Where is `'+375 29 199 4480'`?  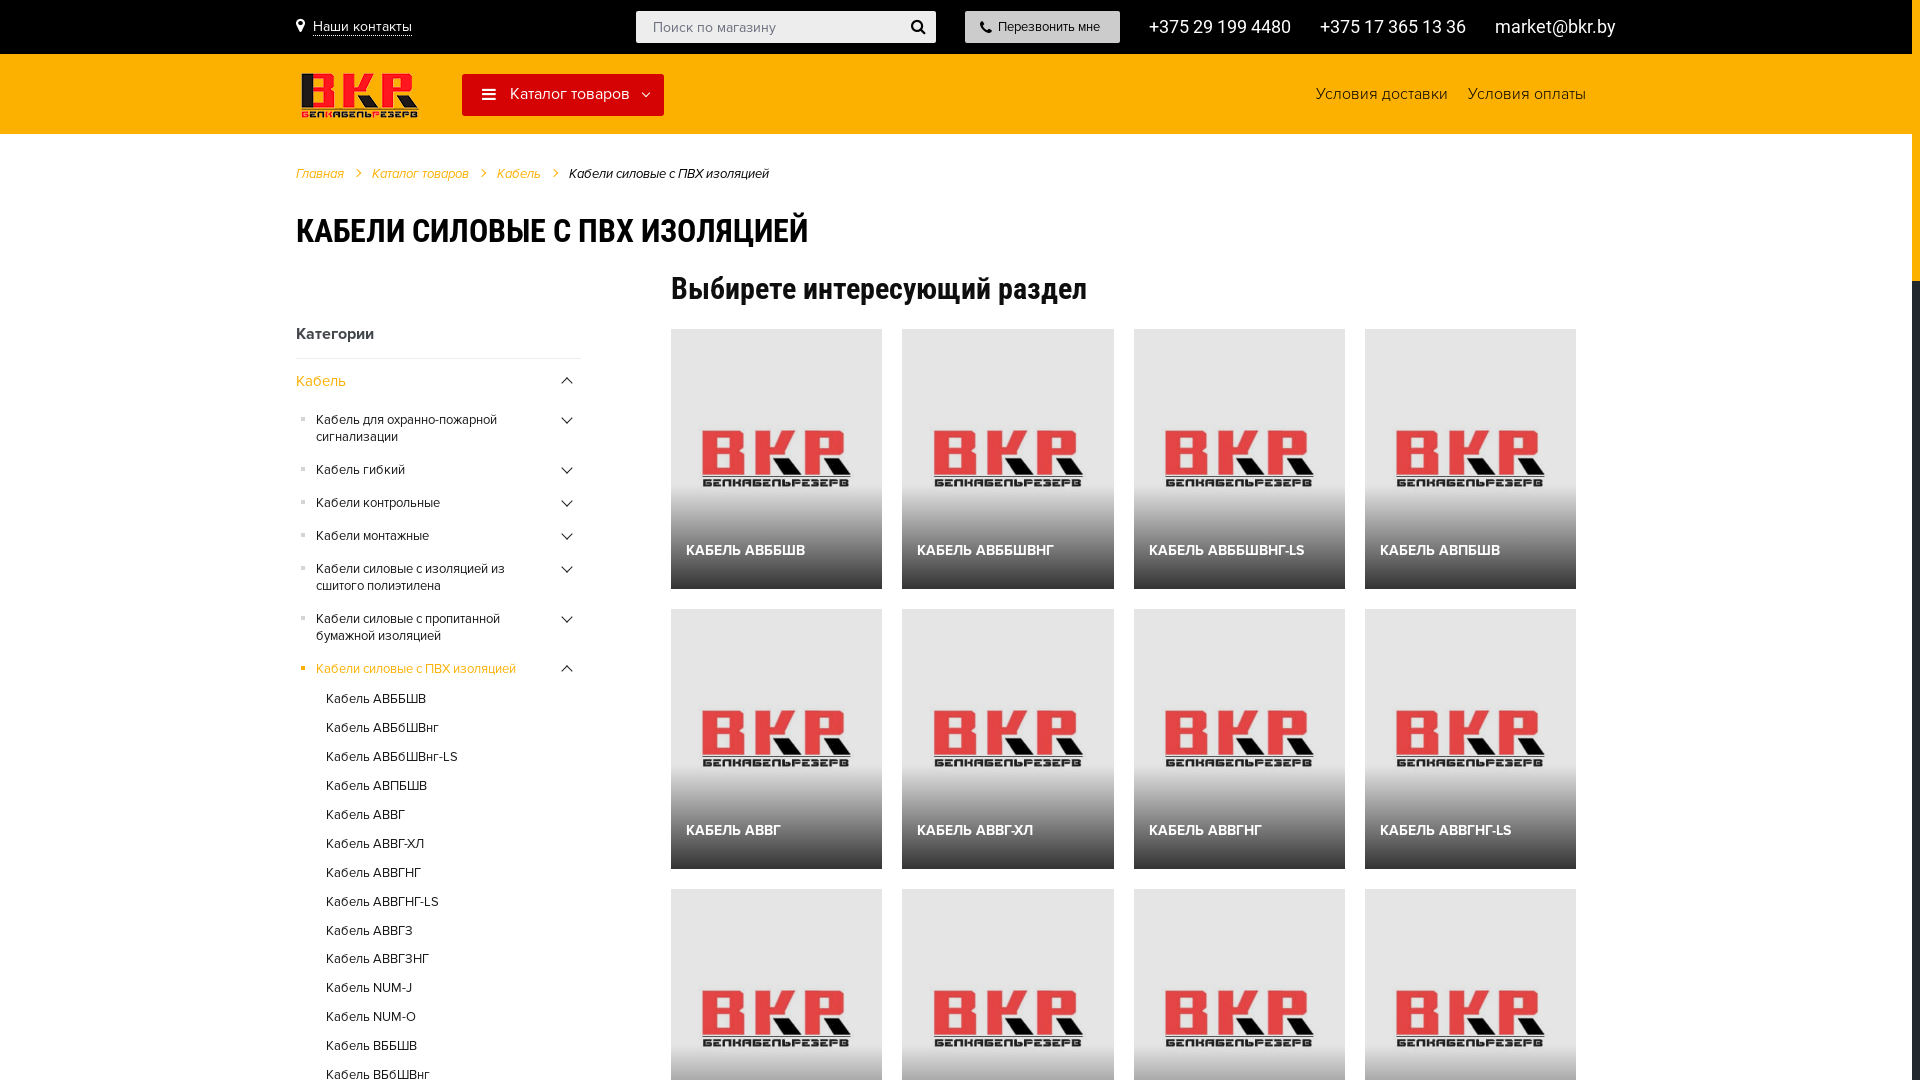
'+375 29 199 4480' is located at coordinates (1218, 26).